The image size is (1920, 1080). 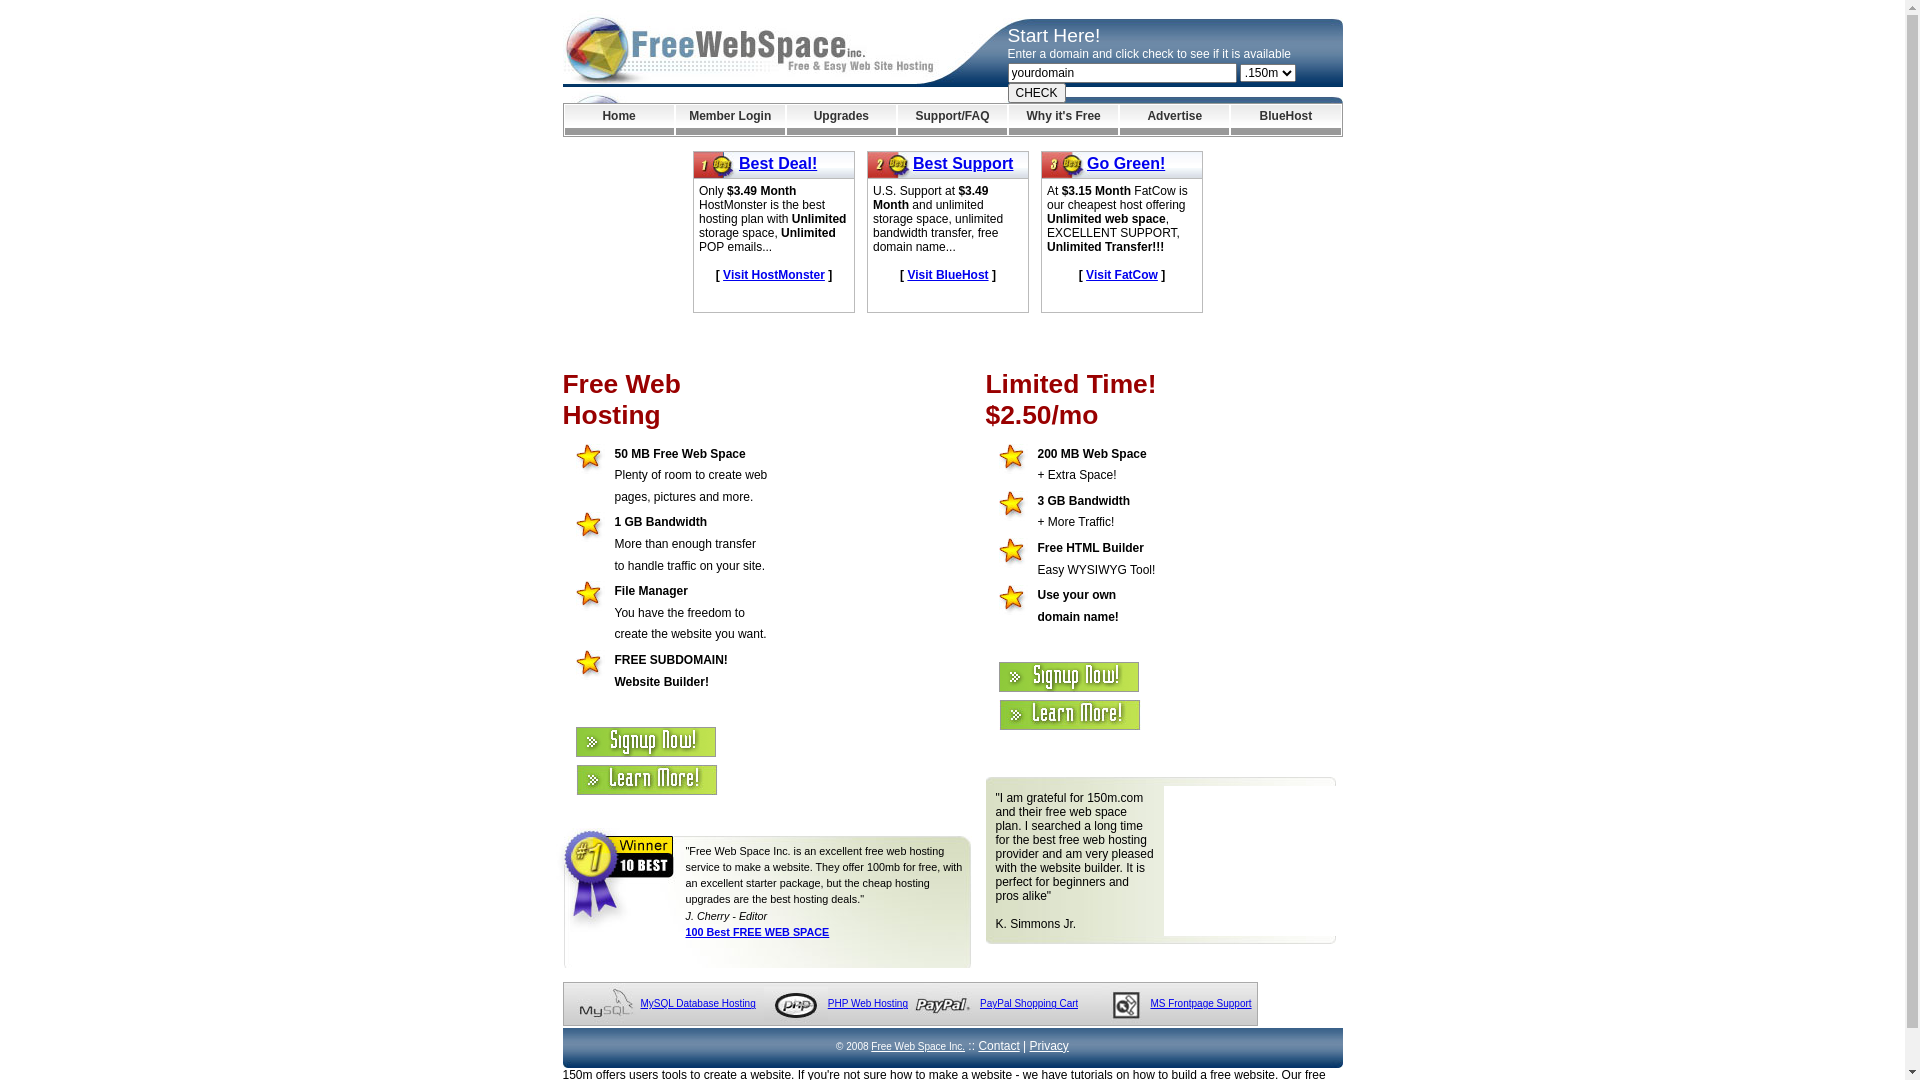 What do you see at coordinates (828, 1003) in the screenshot?
I see `'PHP Web Hosting'` at bounding box center [828, 1003].